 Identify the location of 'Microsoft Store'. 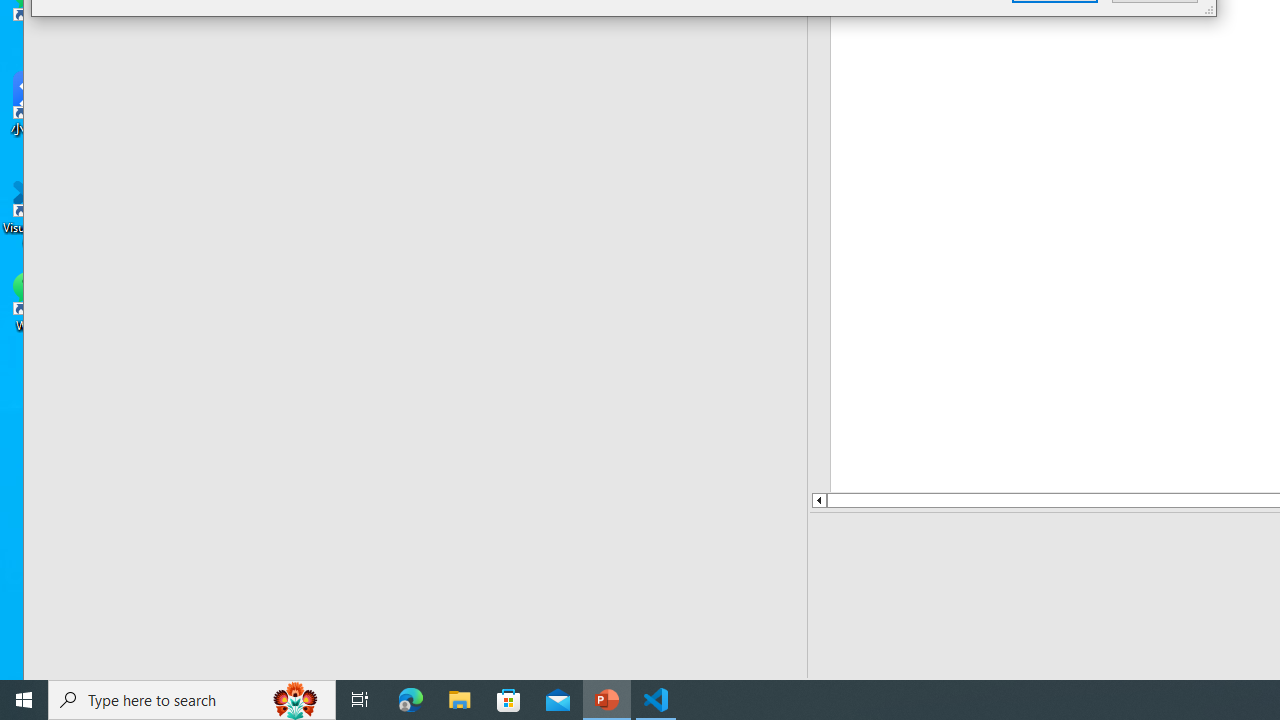
(509, 698).